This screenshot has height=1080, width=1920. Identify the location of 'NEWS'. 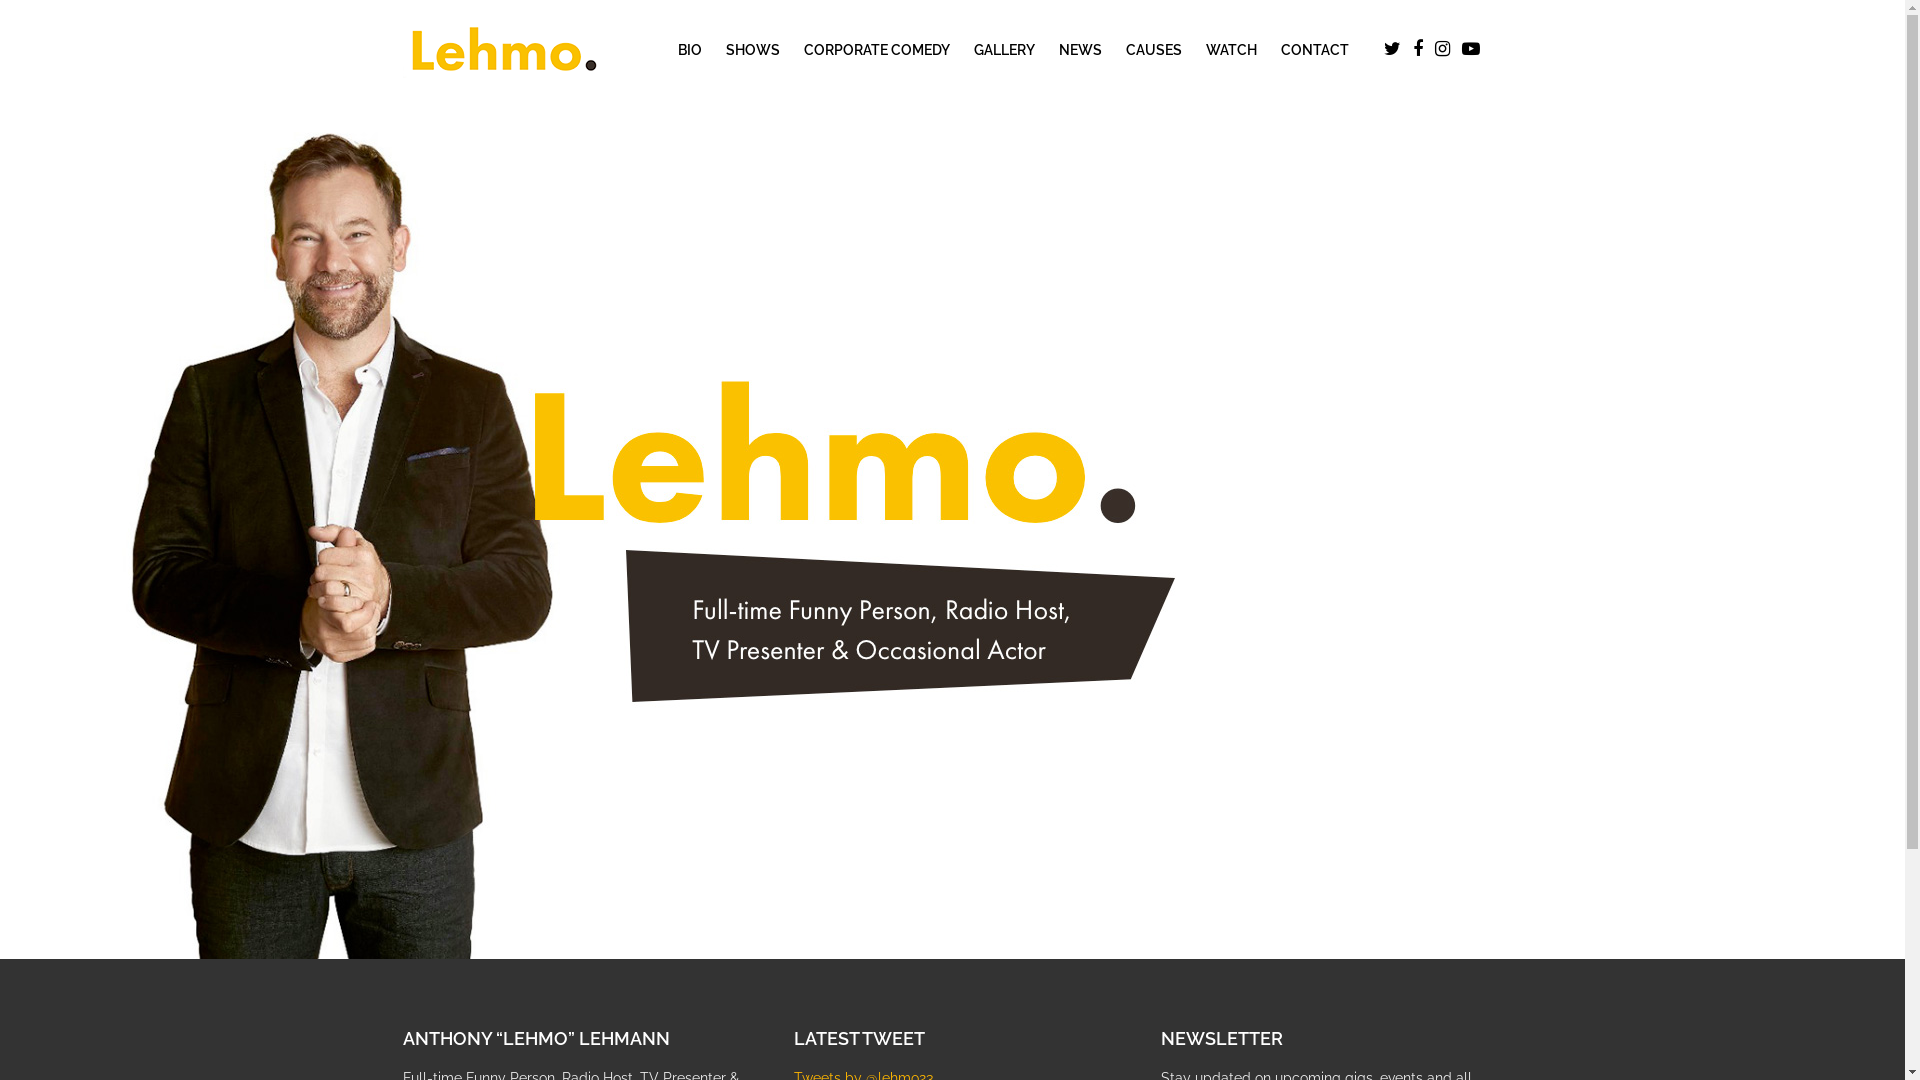
(1078, 49).